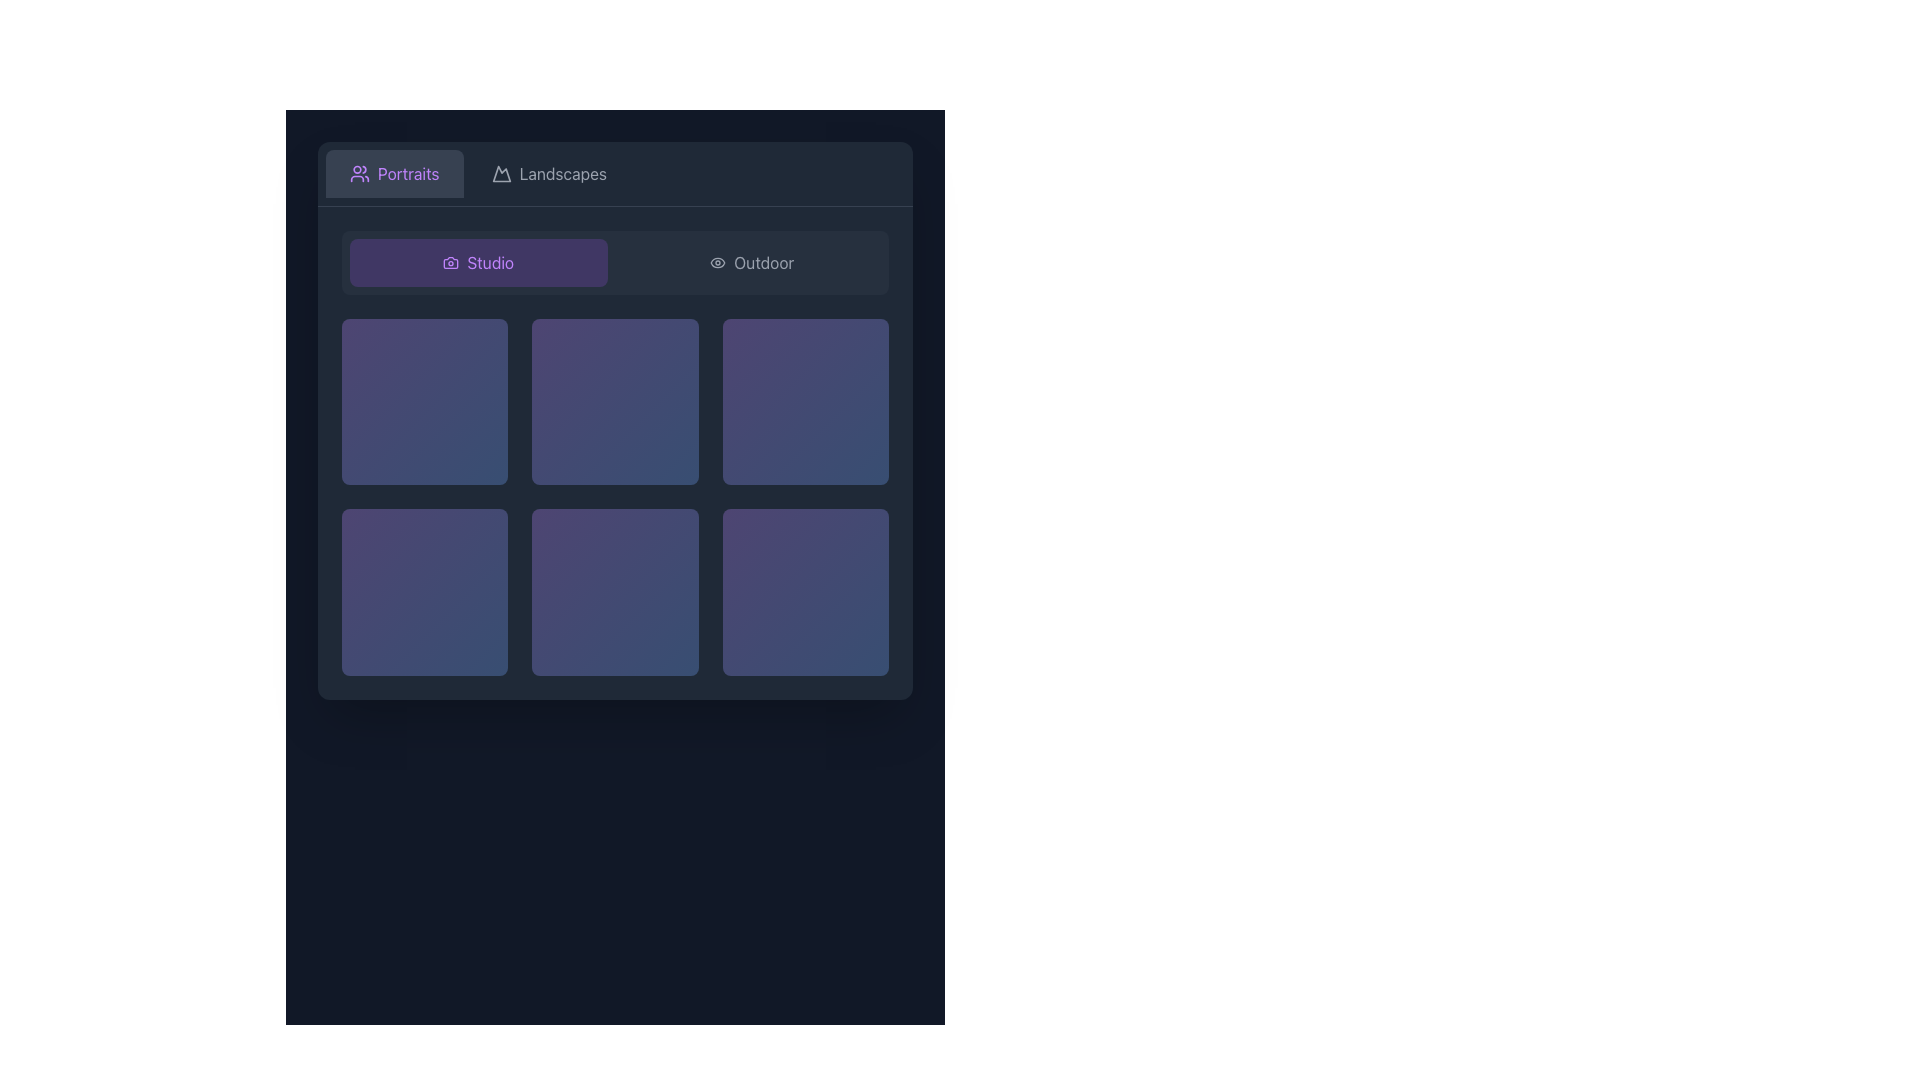  Describe the element at coordinates (450, 261) in the screenshot. I see `the photography icon located to the left of the 'Studio' label in the tab panel section` at that location.